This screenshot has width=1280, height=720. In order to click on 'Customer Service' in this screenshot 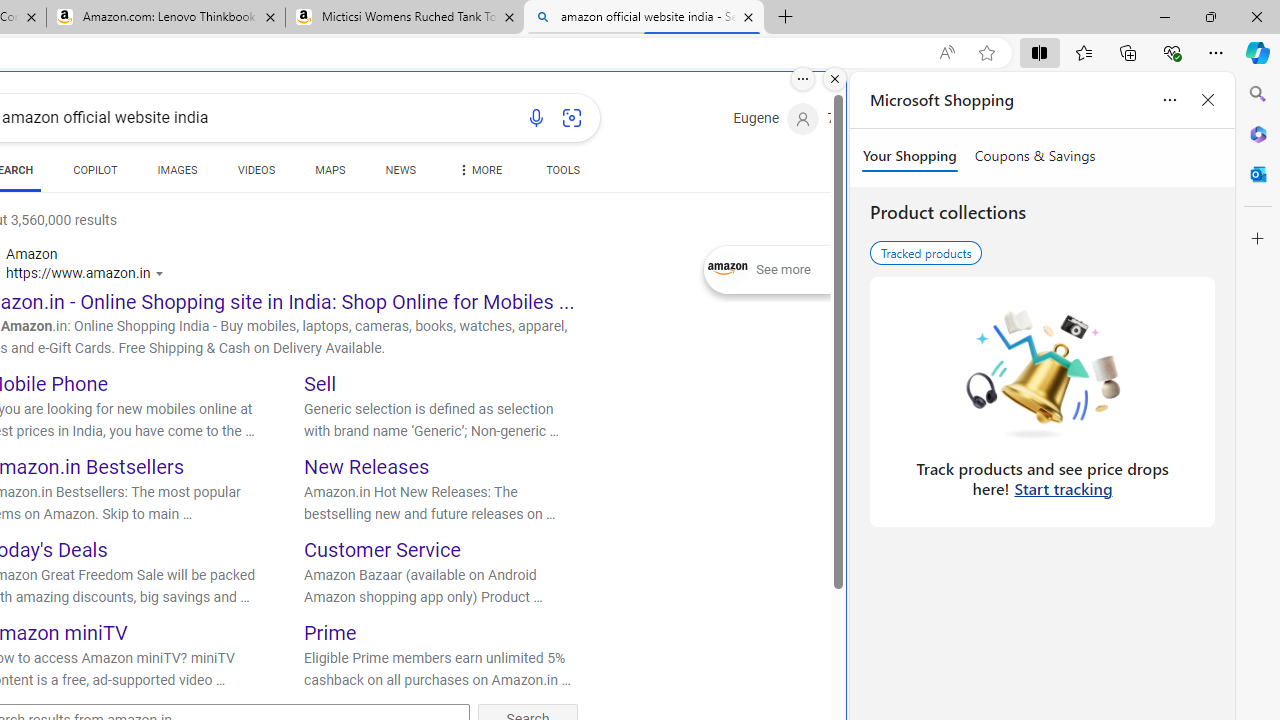, I will do `click(382, 550)`.